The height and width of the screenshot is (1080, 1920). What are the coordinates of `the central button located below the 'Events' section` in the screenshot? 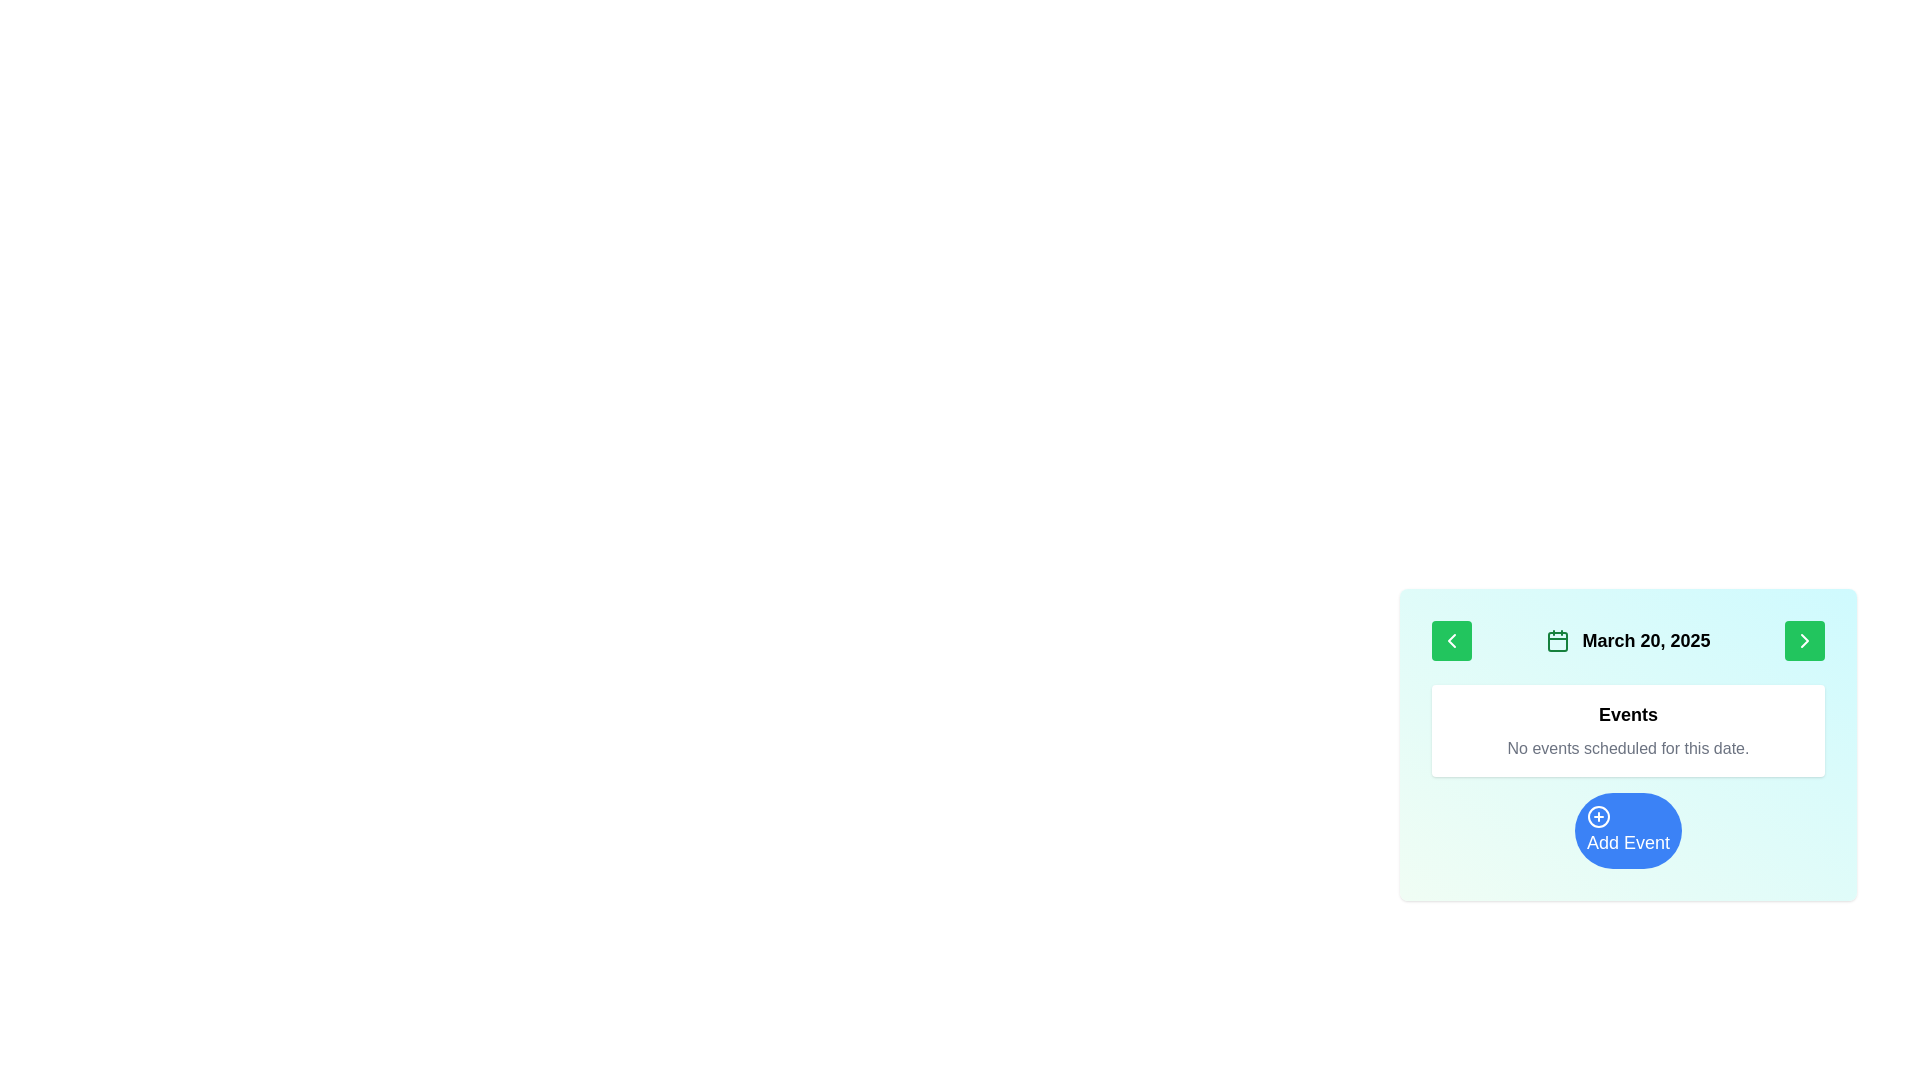 It's located at (1628, 820).